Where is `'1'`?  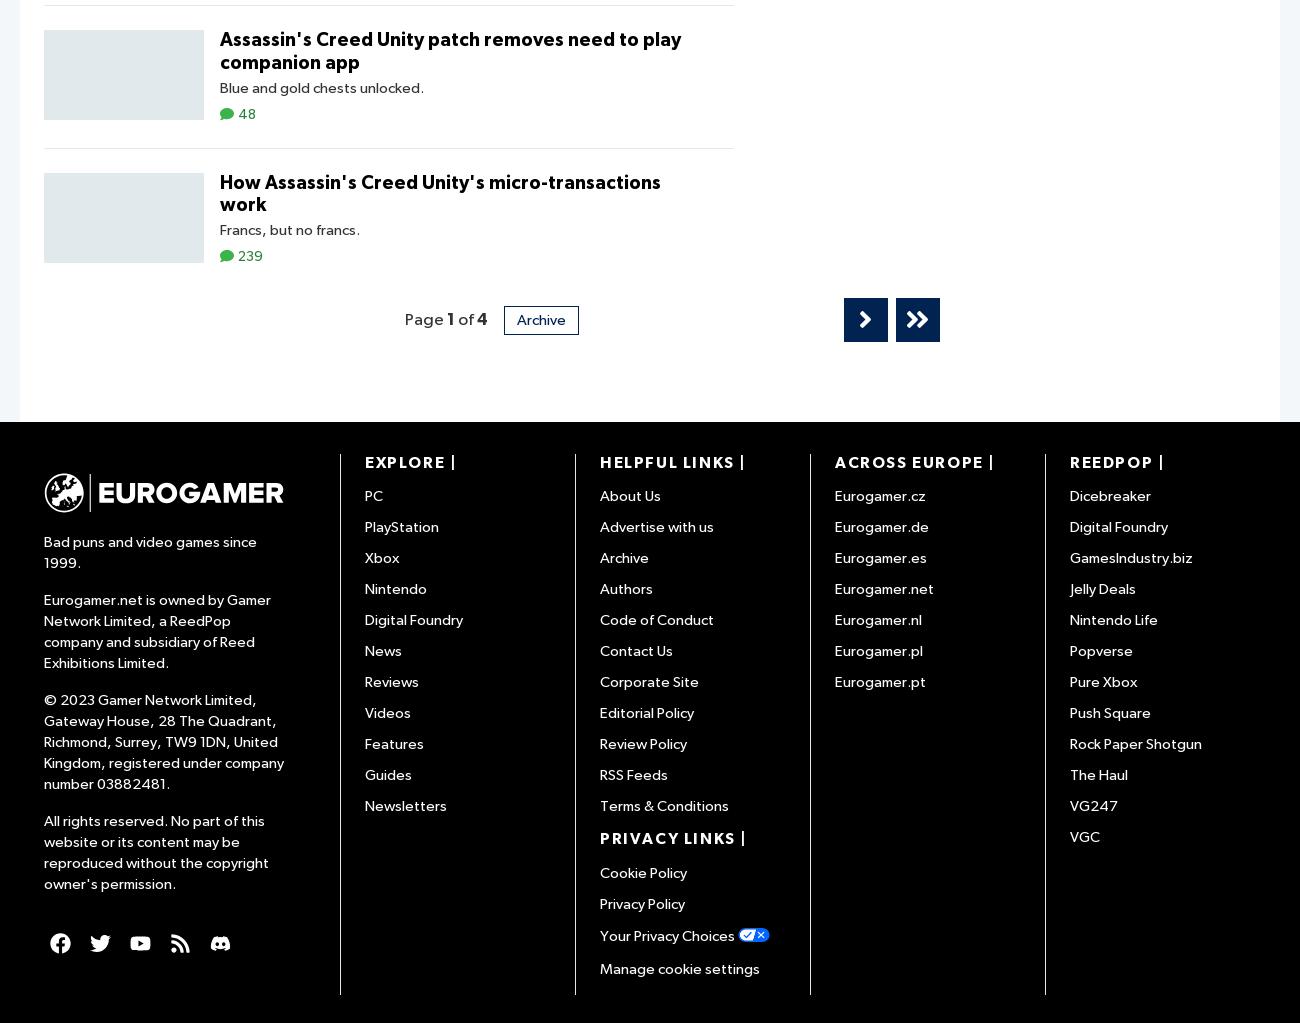 '1' is located at coordinates (449, 319).